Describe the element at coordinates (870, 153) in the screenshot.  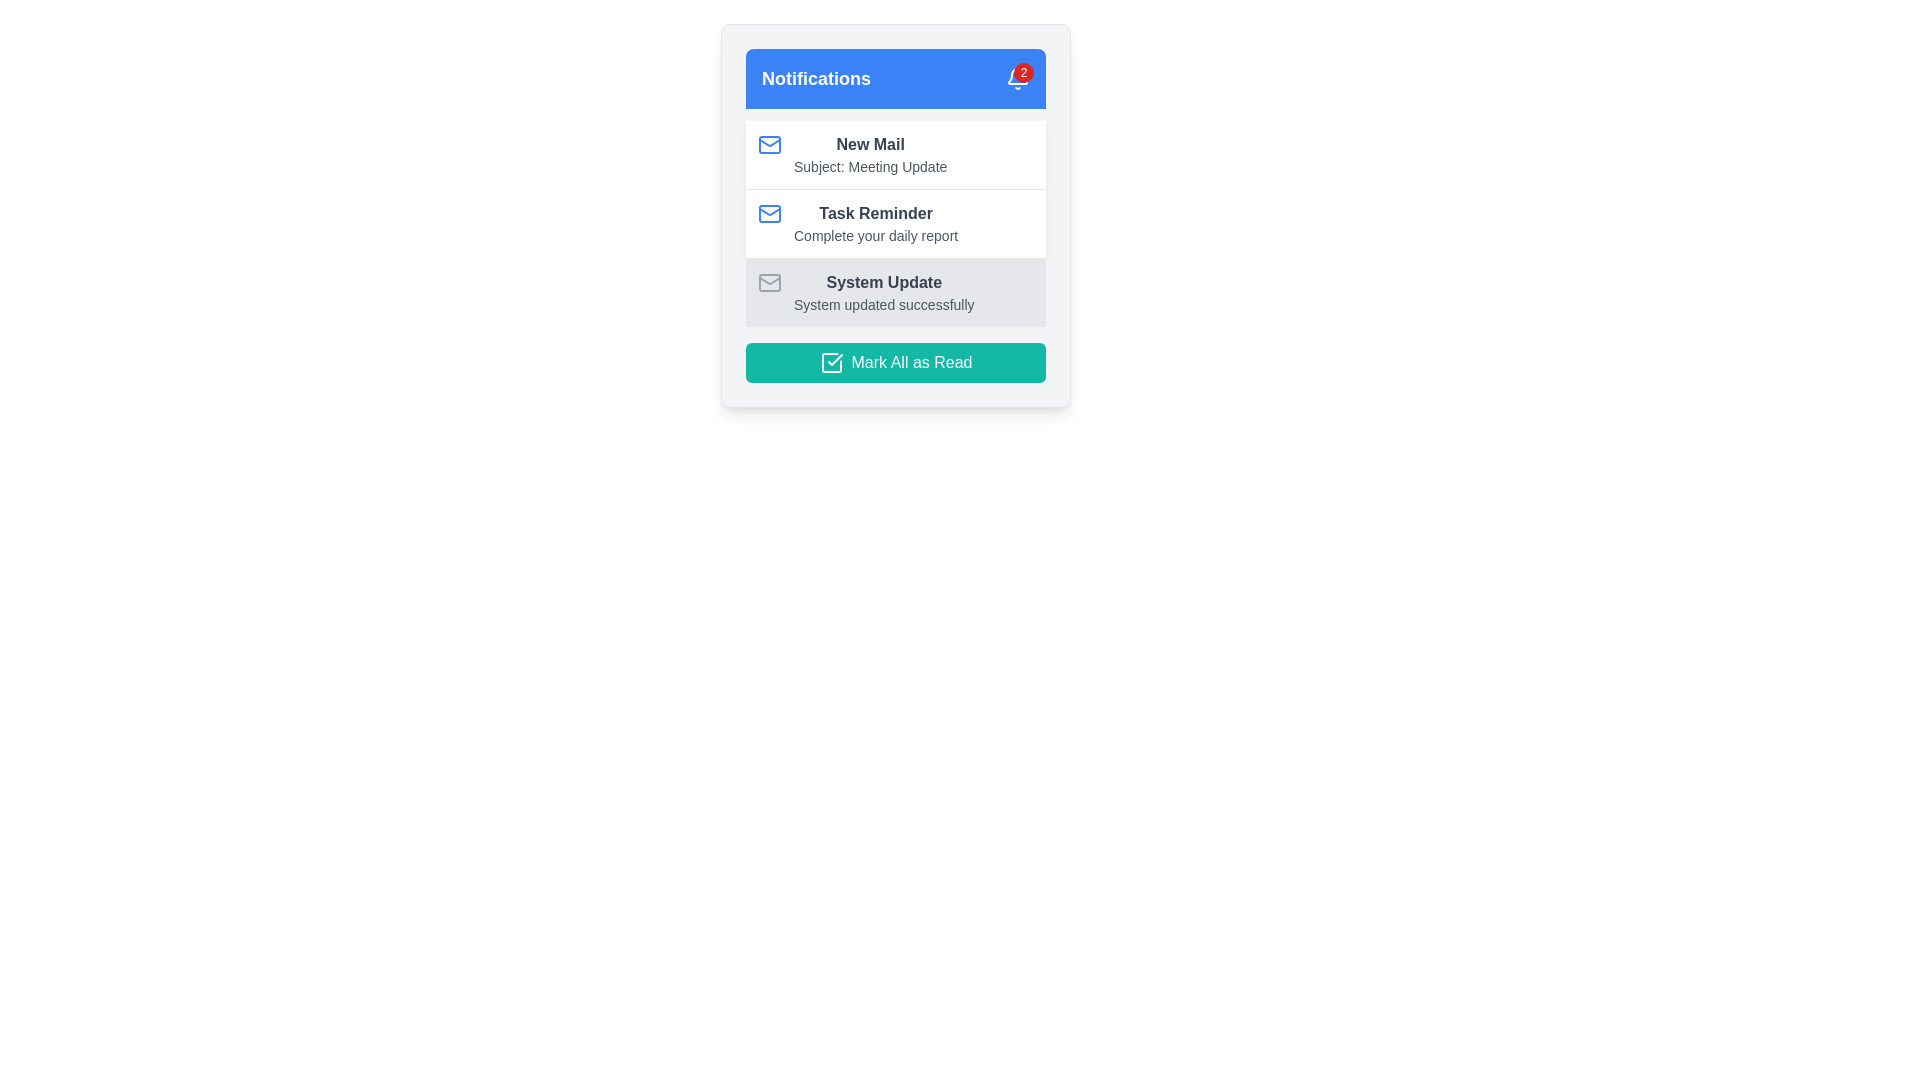
I see `details of the text block displaying the email notification summary located at the top of the notification card, adjacent to the blue email icon` at that location.